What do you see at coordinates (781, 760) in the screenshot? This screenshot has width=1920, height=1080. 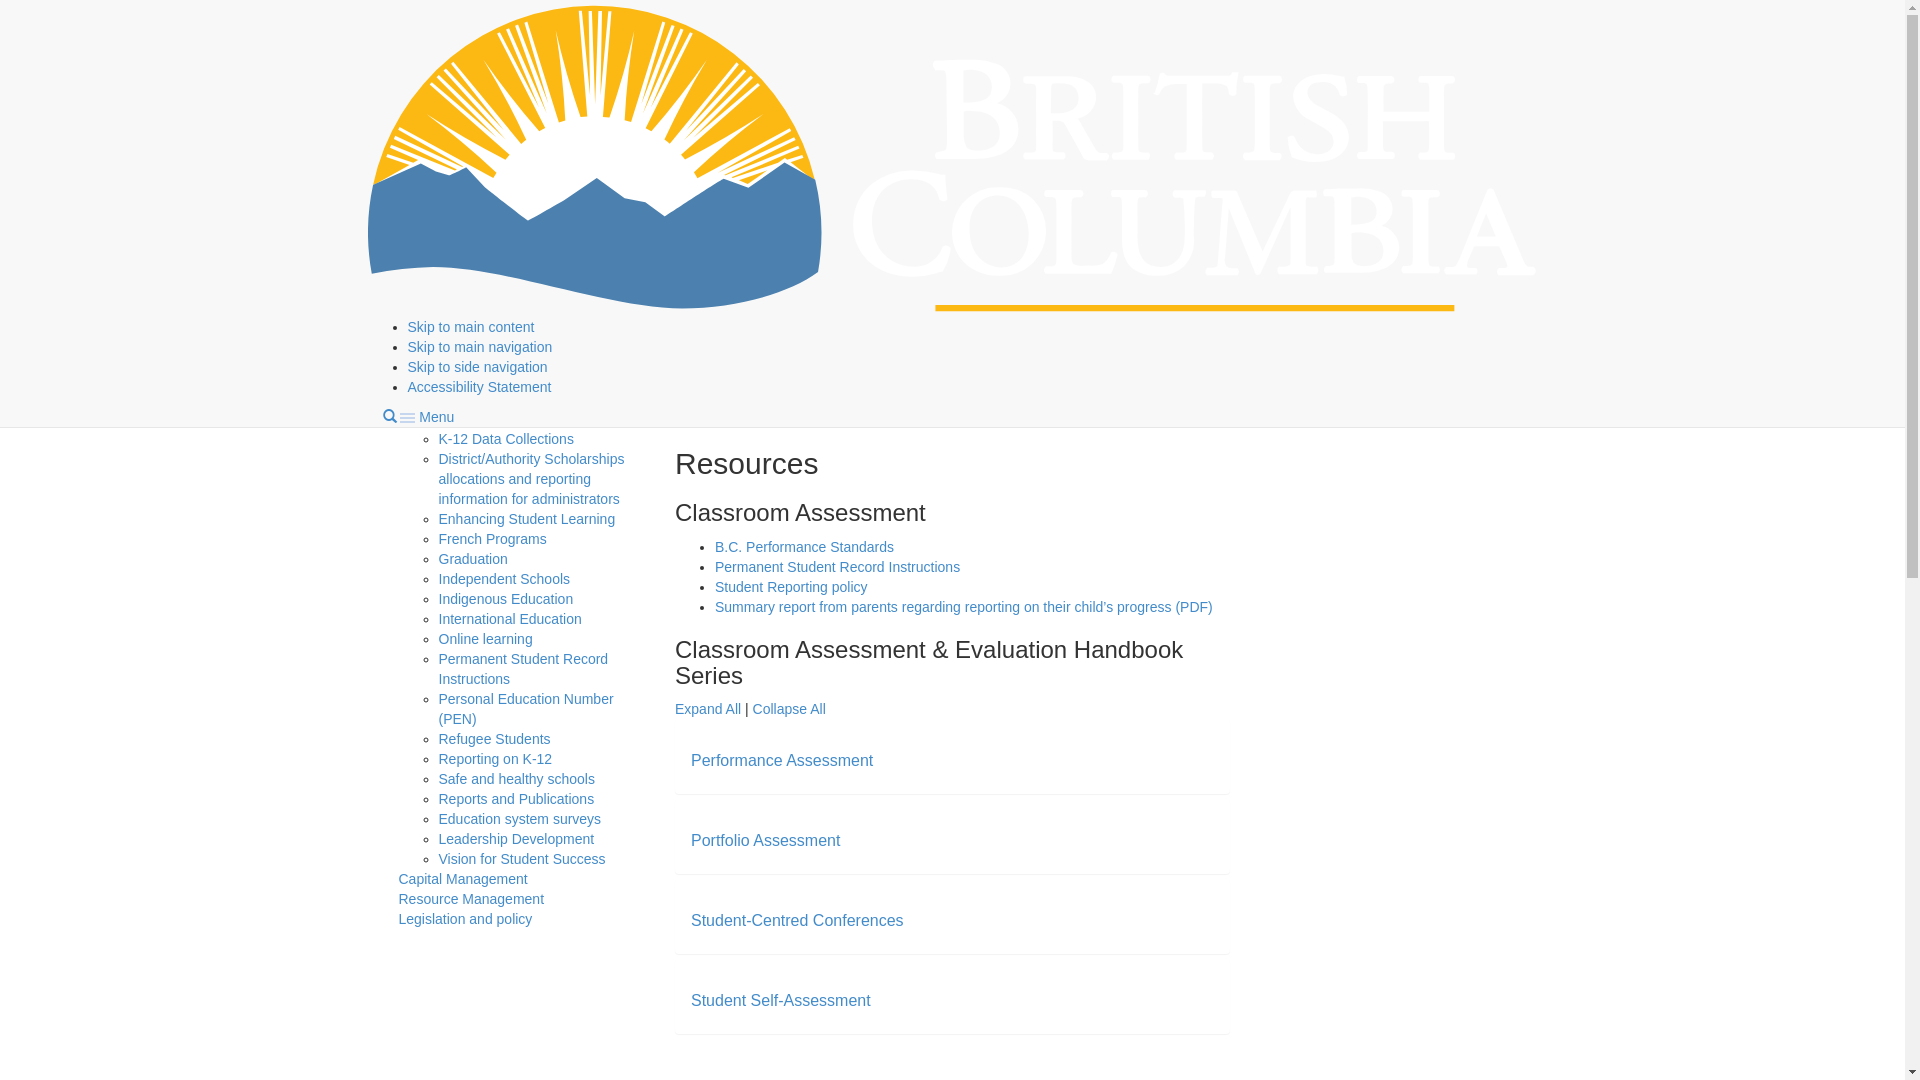 I see `'Performance Assessment'` at bounding box center [781, 760].